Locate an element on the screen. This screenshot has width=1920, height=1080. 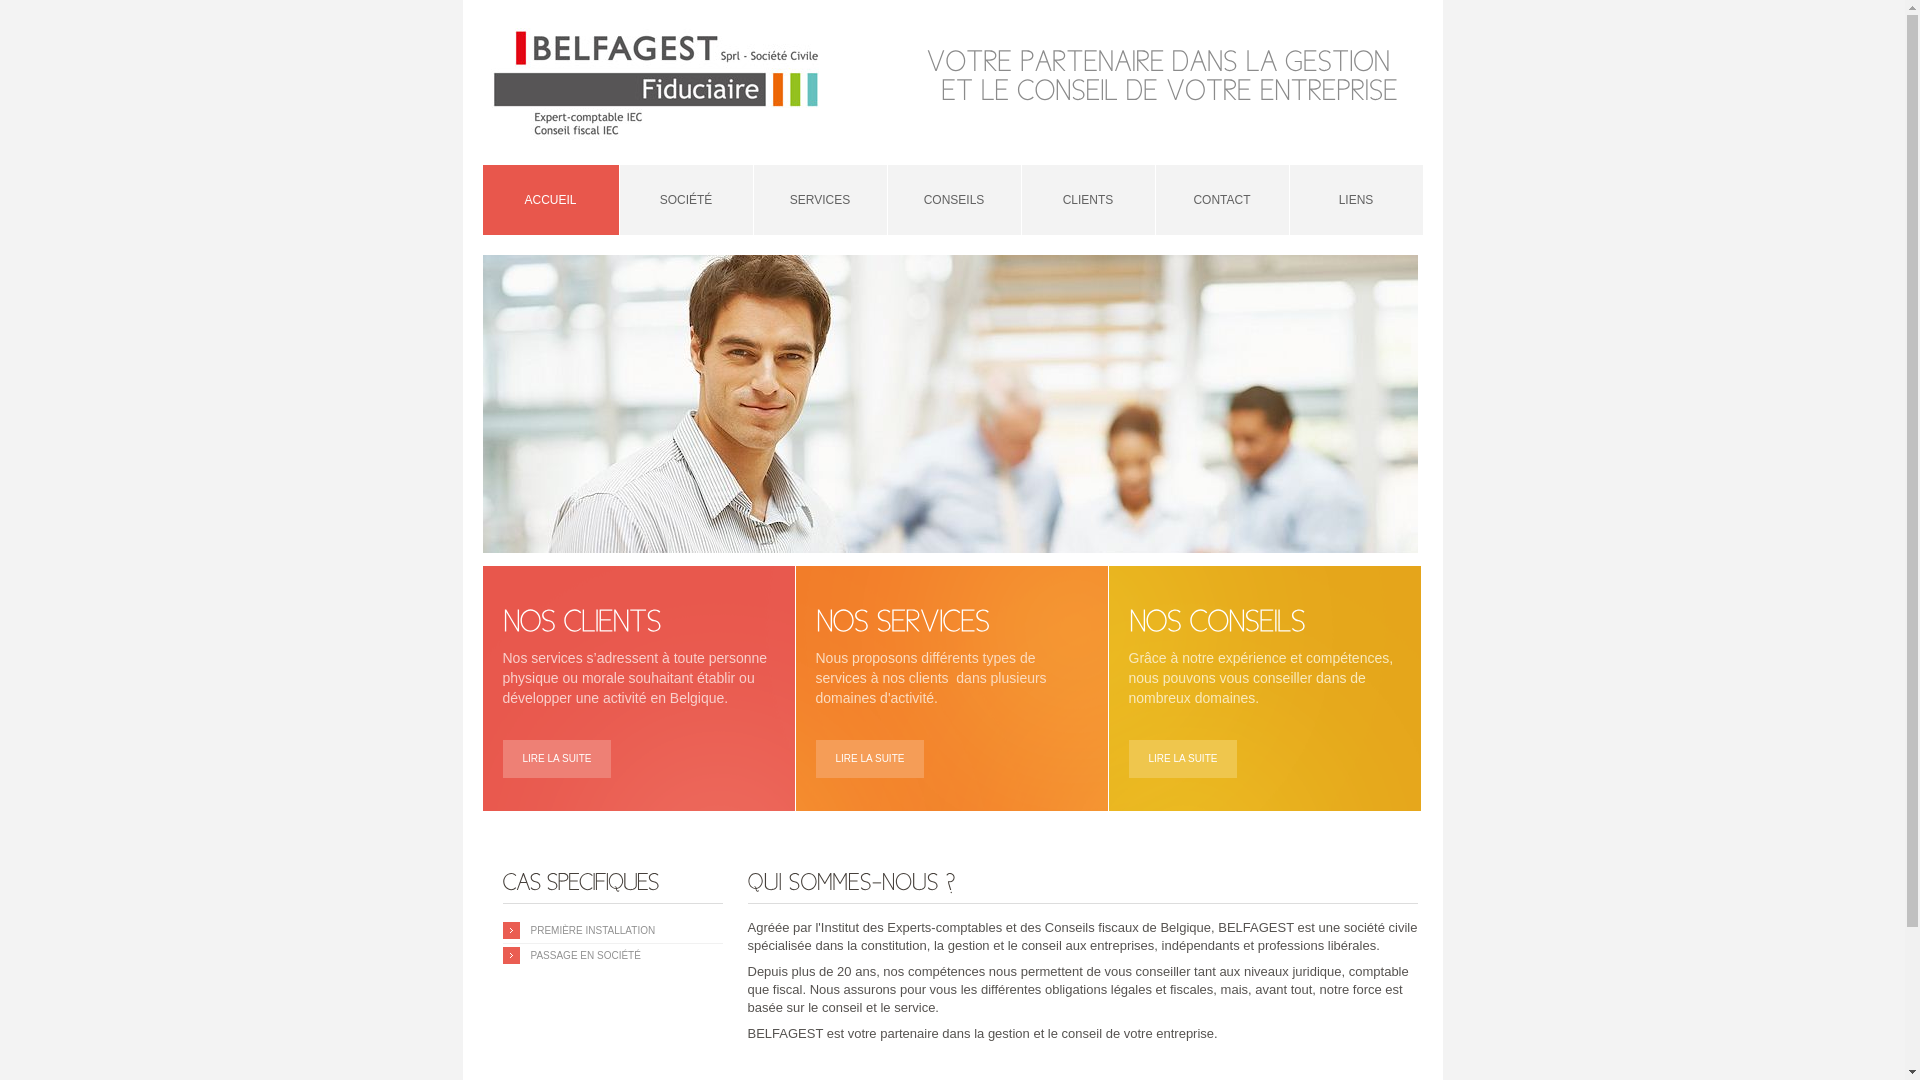
'SERVICES' is located at coordinates (752, 200).